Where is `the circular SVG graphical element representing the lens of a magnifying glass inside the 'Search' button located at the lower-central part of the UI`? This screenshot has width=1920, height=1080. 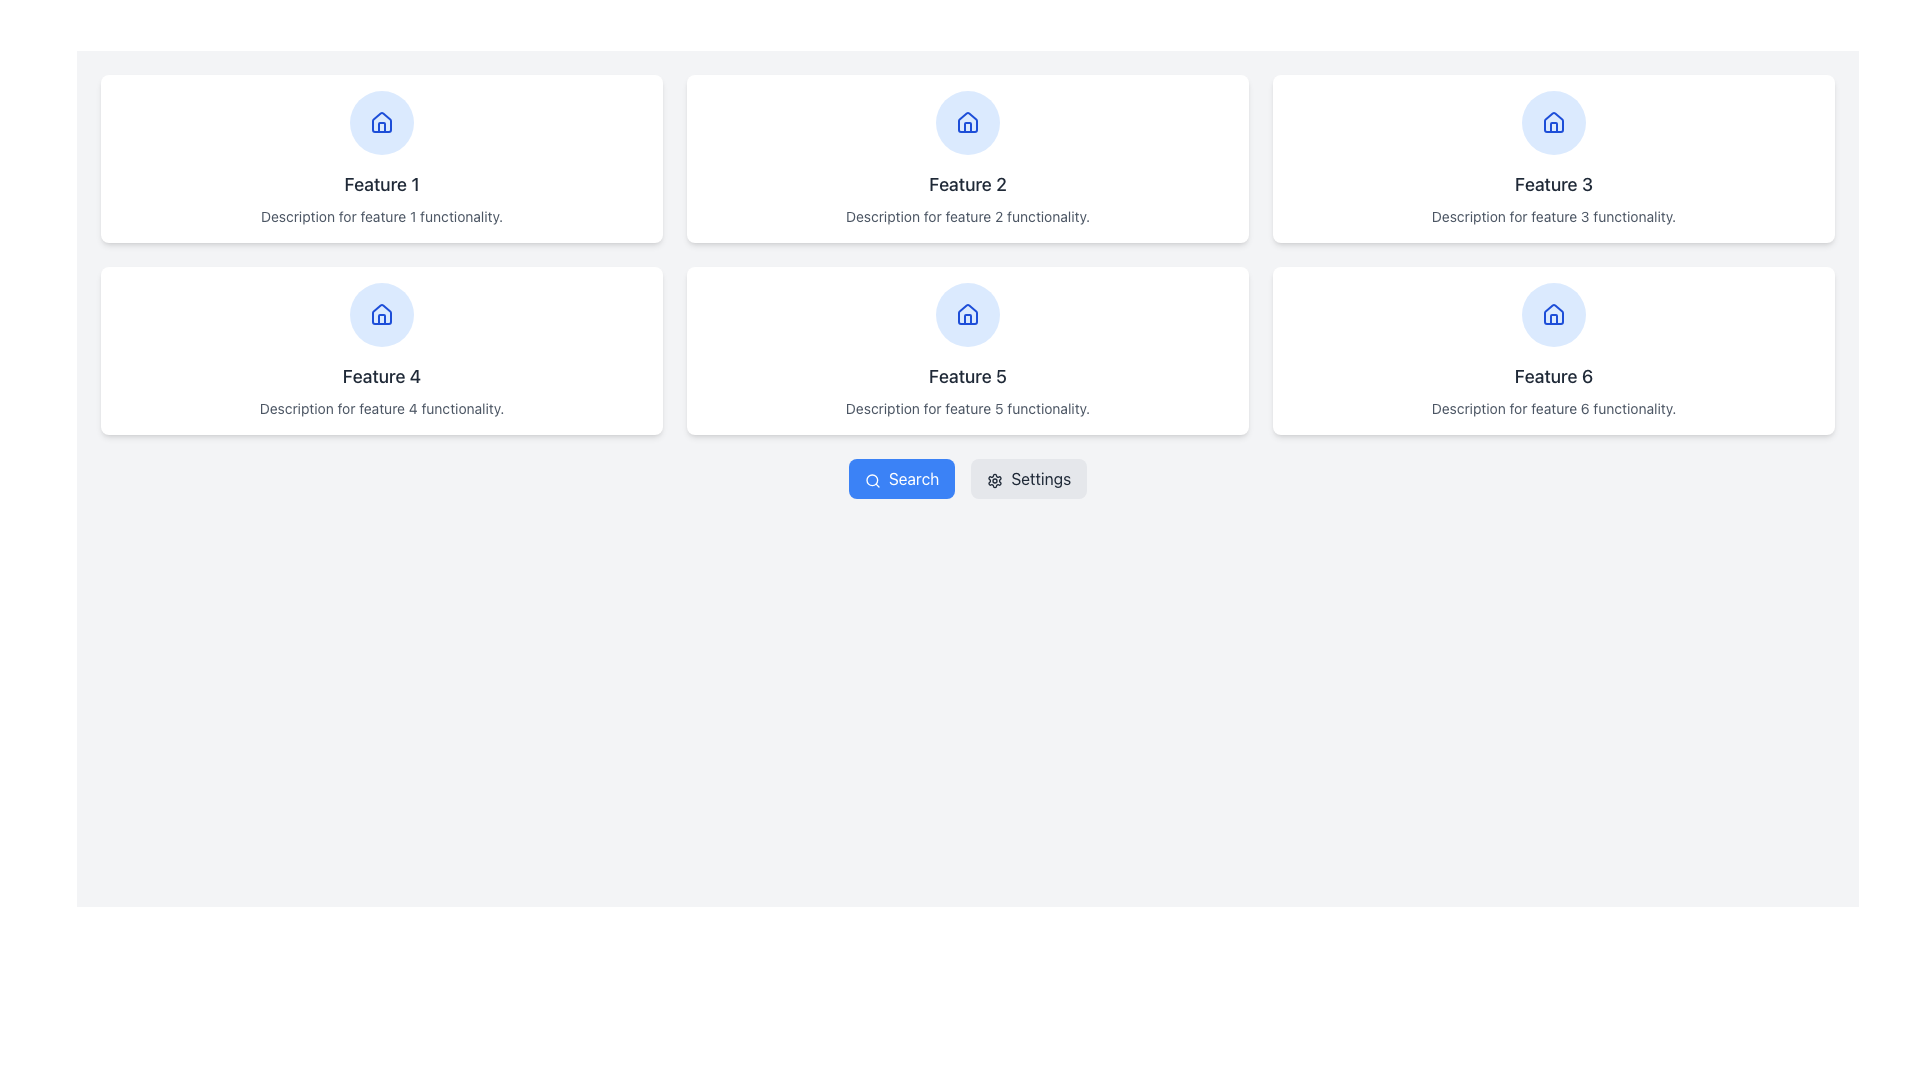 the circular SVG graphical element representing the lens of a magnifying glass inside the 'Search' button located at the lower-central part of the UI is located at coordinates (872, 480).